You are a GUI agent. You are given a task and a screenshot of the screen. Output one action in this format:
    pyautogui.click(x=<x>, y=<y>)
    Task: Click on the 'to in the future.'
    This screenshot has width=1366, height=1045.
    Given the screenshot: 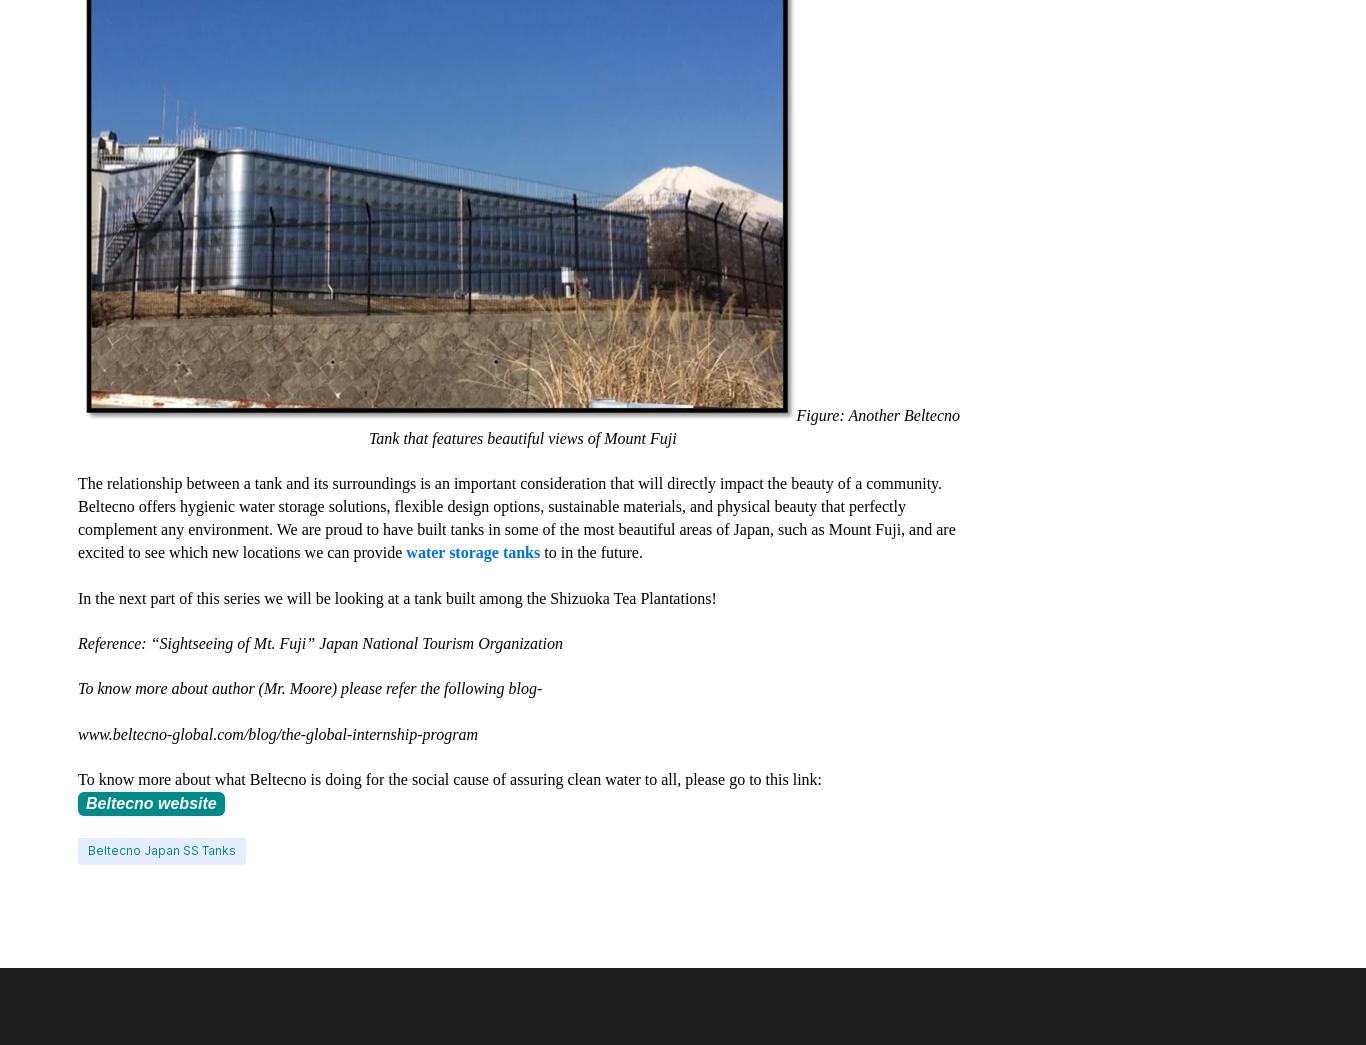 What is the action you would take?
    pyautogui.click(x=590, y=552)
    